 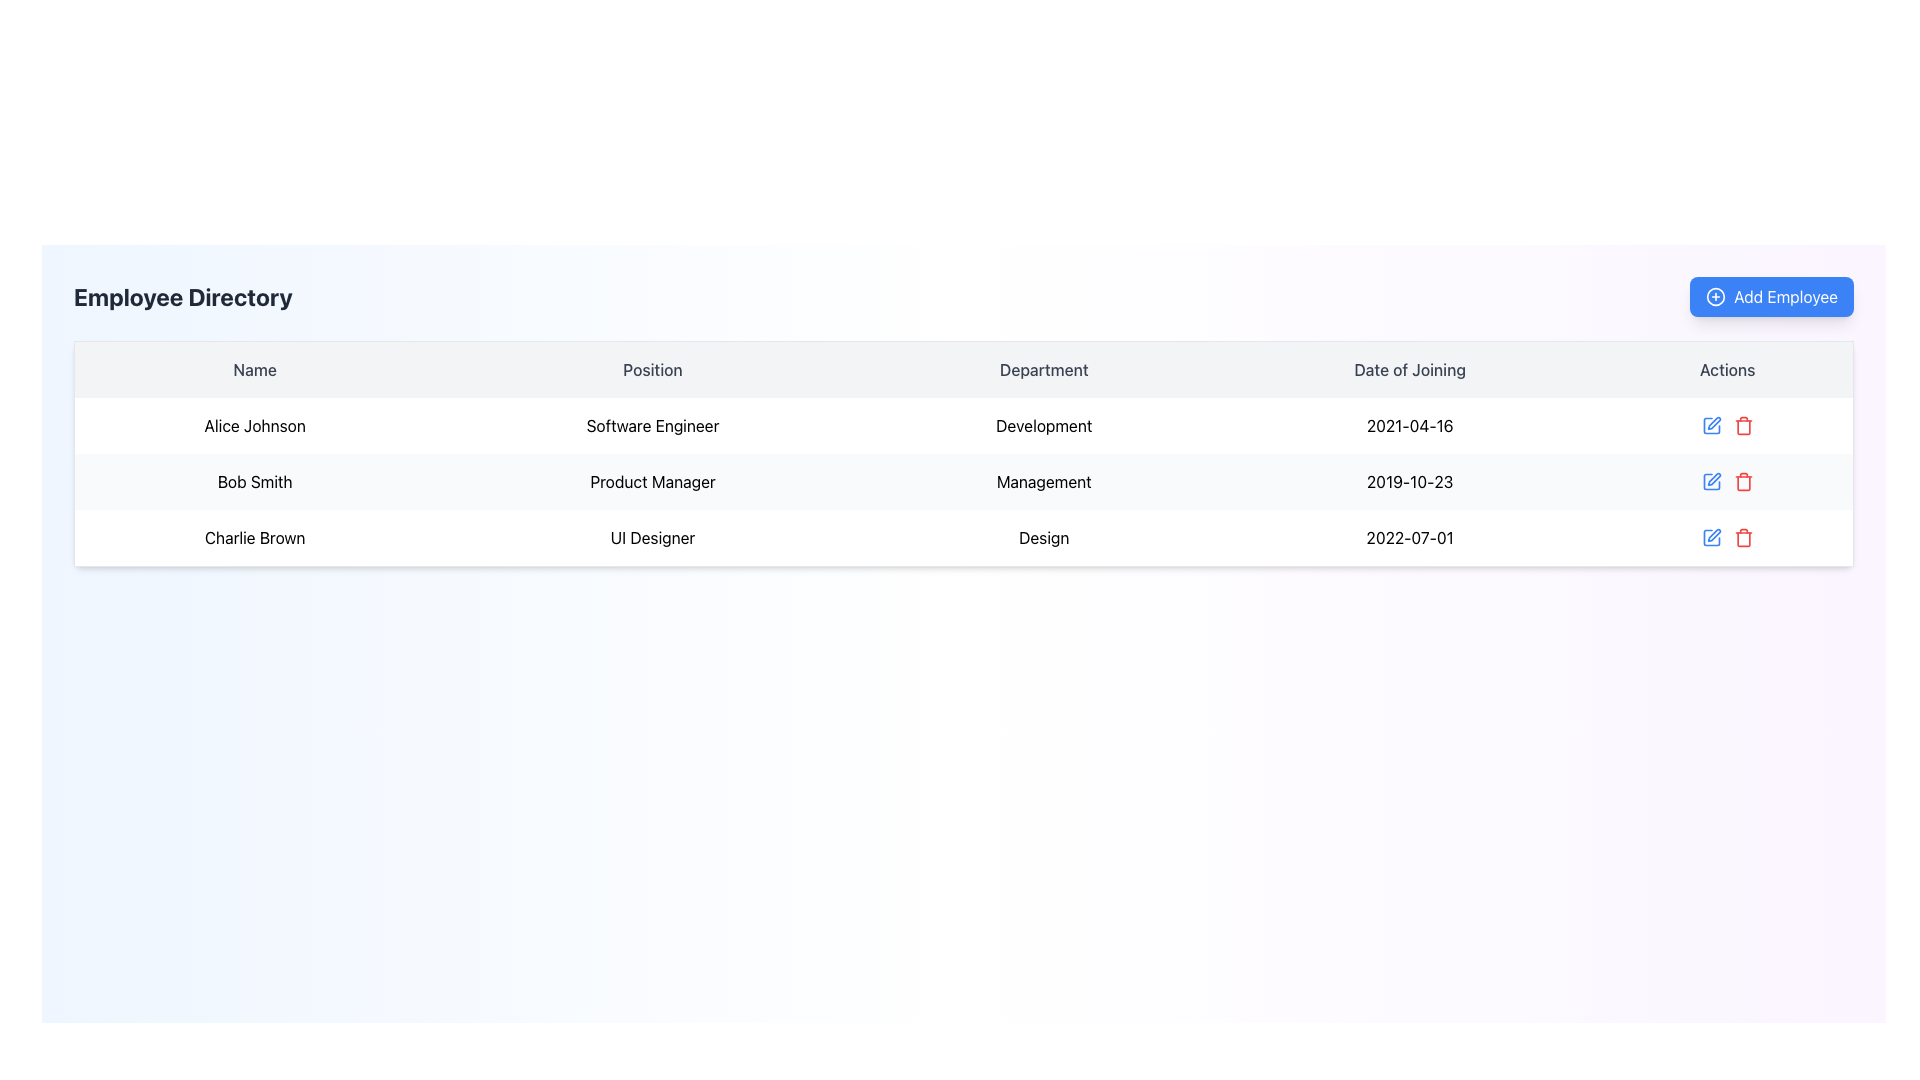 What do you see at coordinates (1772, 297) in the screenshot?
I see `the 'Add Employee' button located in the top-right corner of the interface, adjacent to the 'Employee Directory' heading` at bounding box center [1772, 297].